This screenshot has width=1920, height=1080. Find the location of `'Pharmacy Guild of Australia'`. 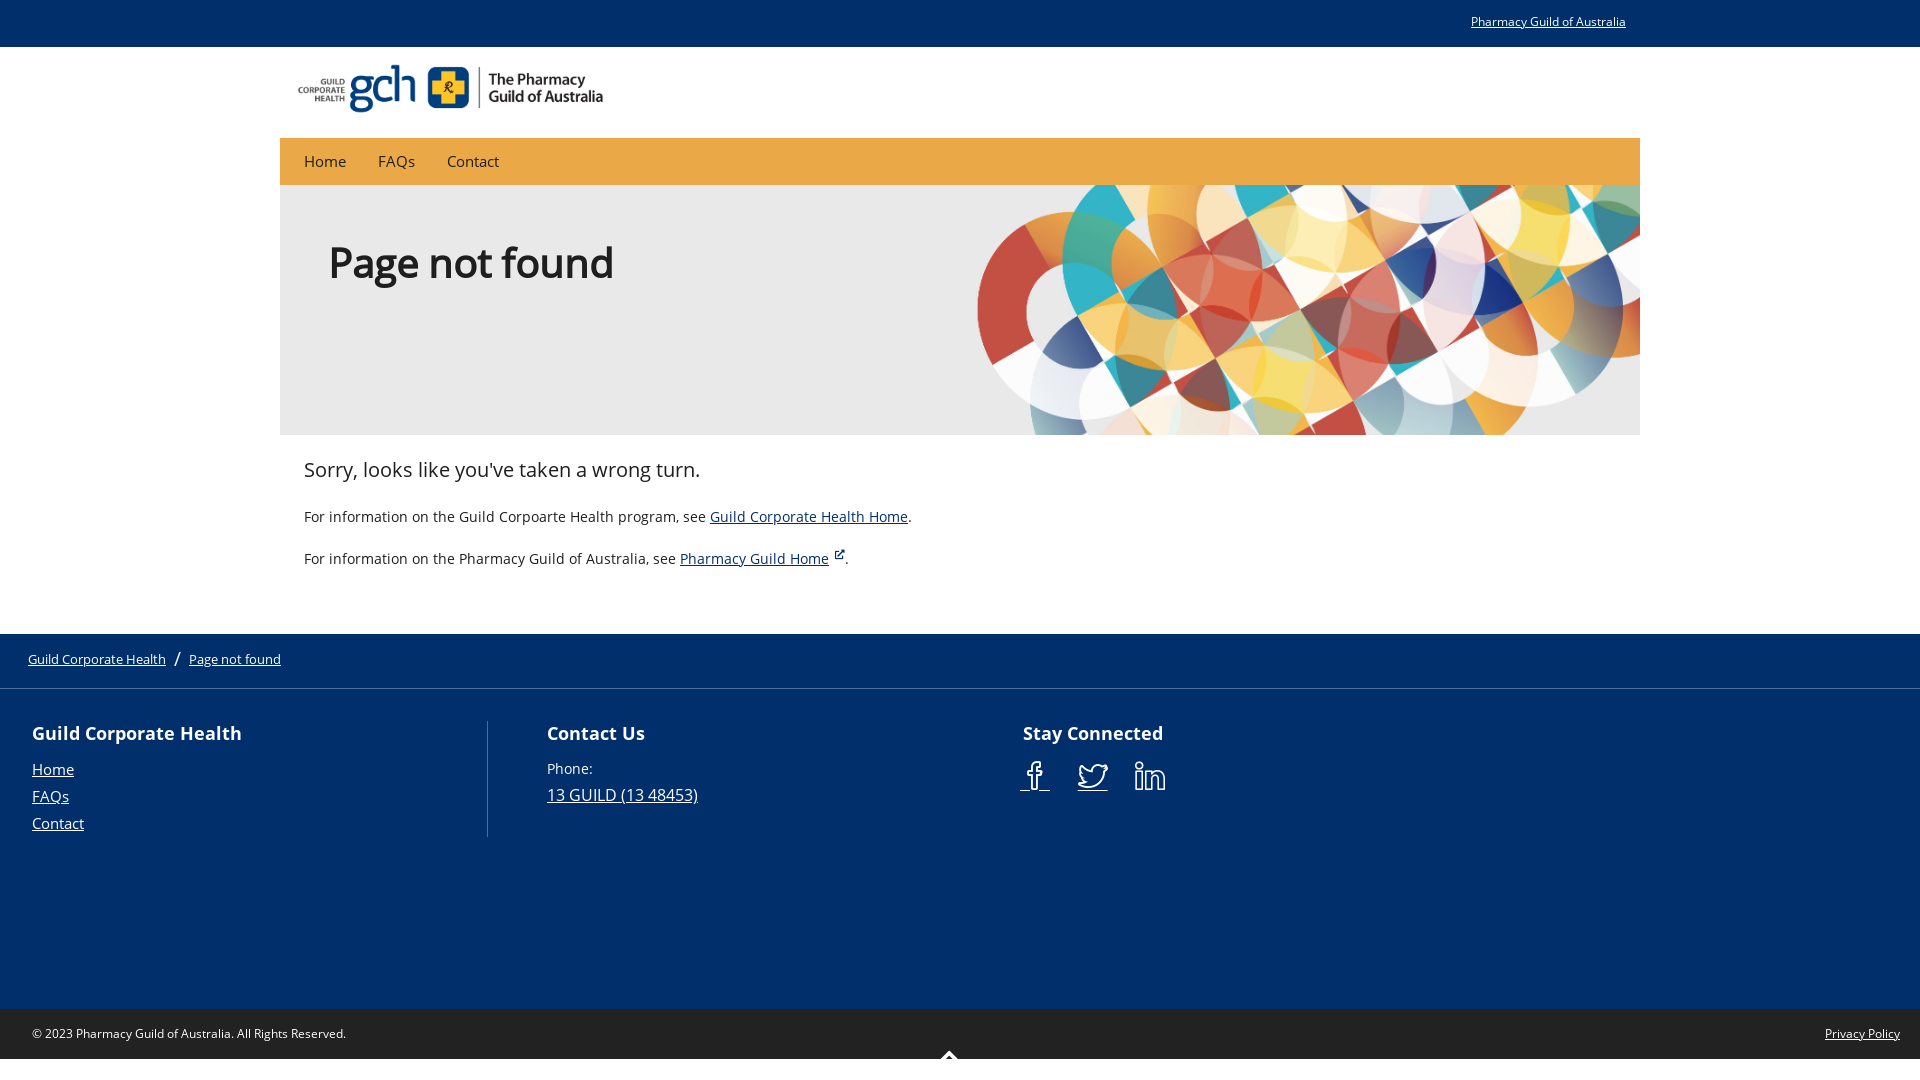

'Pharmacy Guild of Australia' is located at coordinates (1547, 22).